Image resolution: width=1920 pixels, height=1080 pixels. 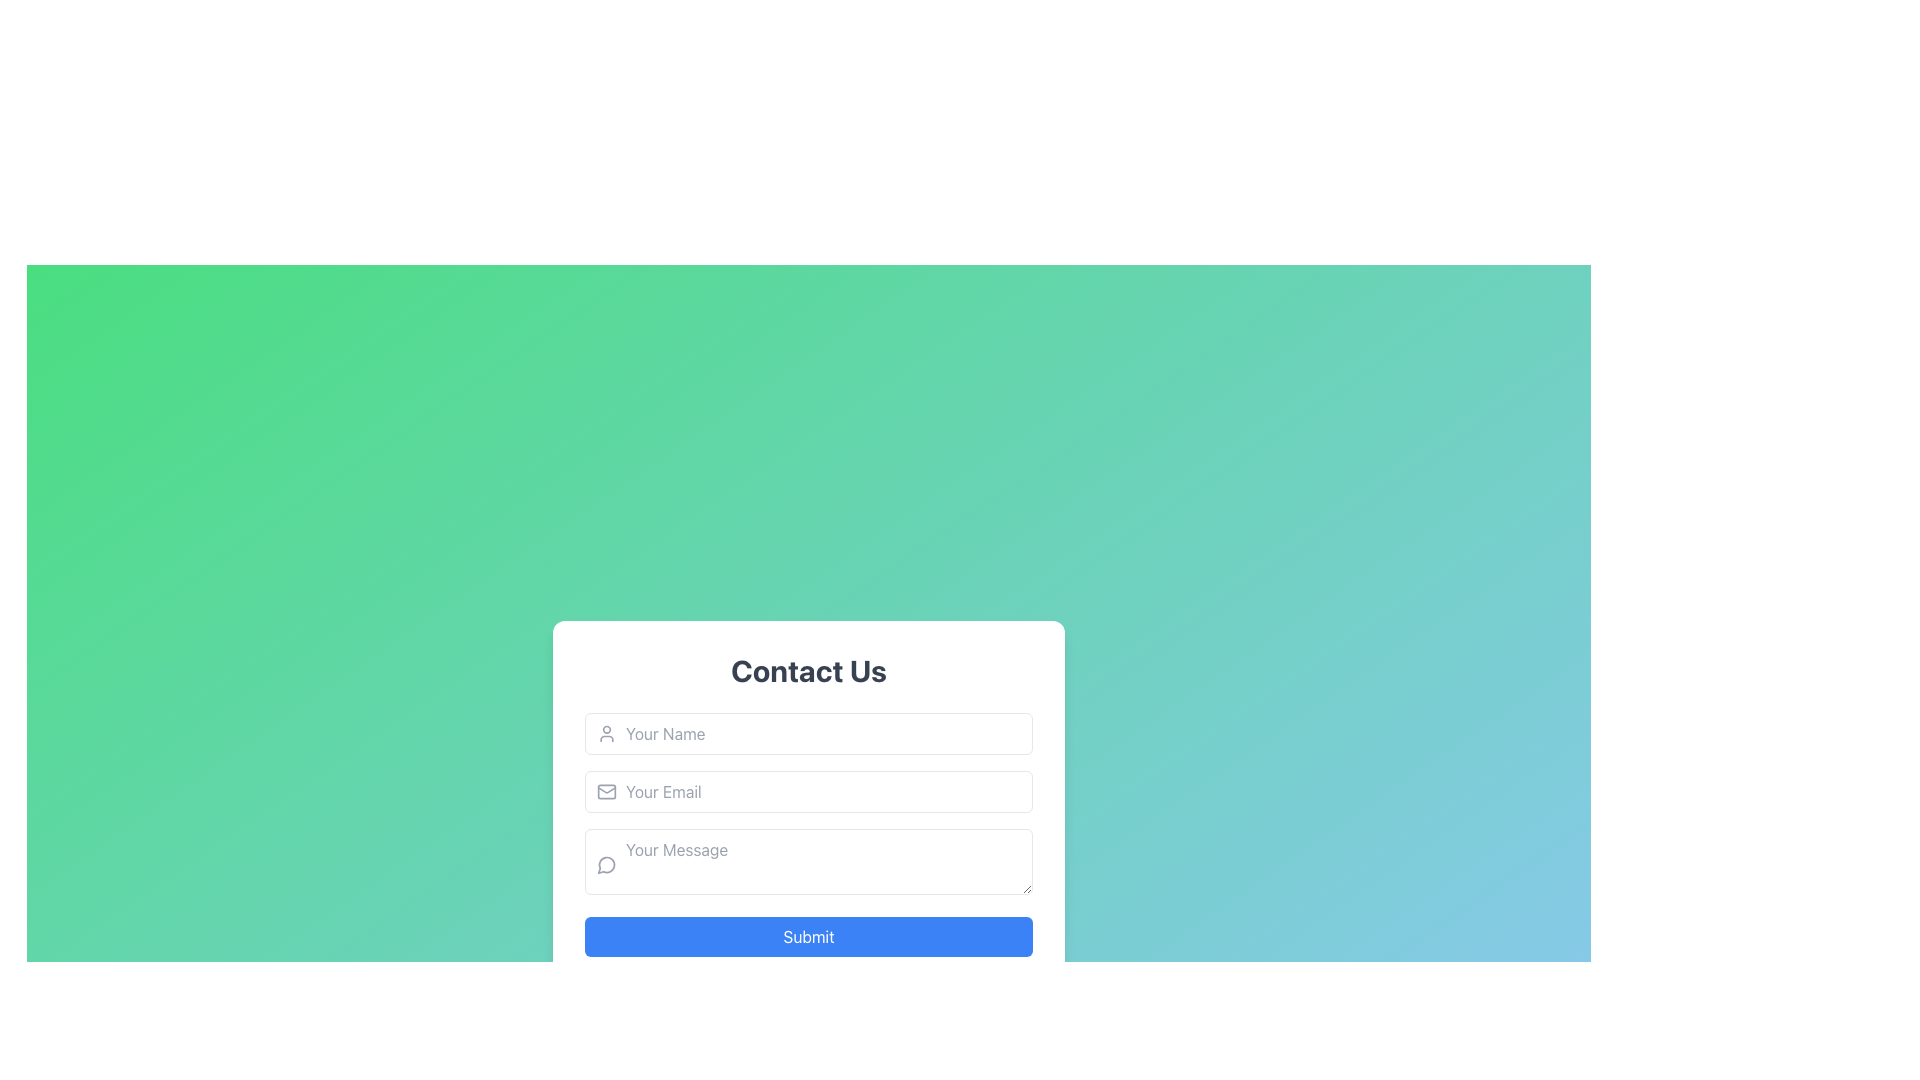 I want to click on the icon representing the 'Your Message' input field in the 'Contact Us' form, which is positioned to the left of the text input area, so click(x=605, y=863).